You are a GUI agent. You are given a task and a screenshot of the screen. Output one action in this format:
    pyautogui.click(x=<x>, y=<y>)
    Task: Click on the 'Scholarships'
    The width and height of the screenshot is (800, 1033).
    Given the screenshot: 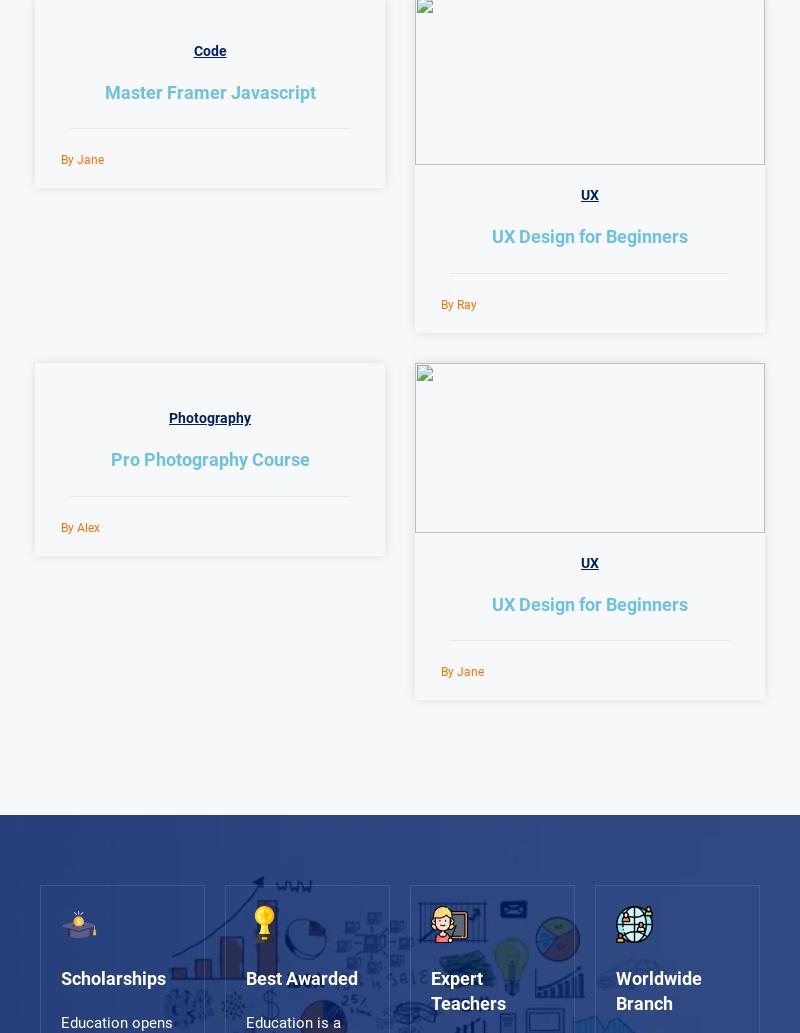 What is the action you would take?
    pyautogui.click(x=59, y=976)
    